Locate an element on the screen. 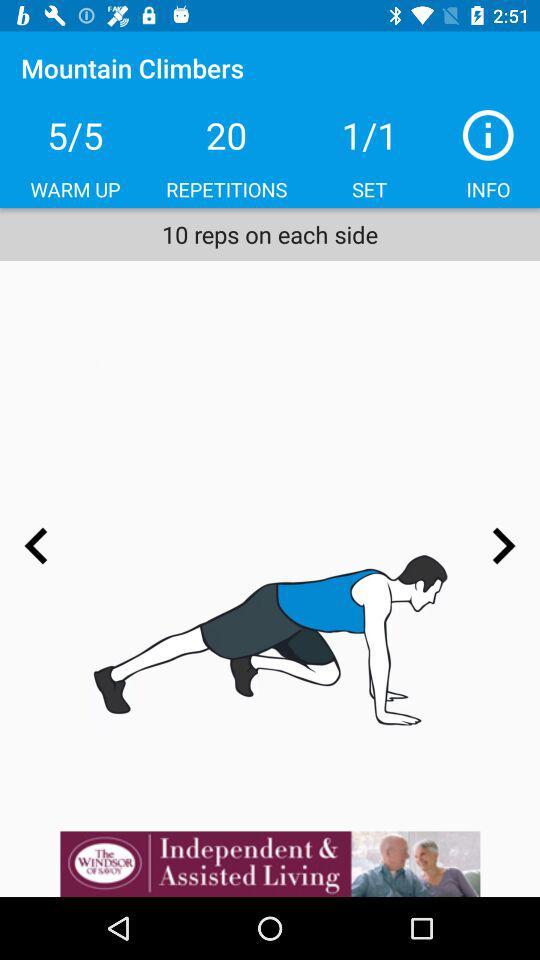  the arrow_forward icon is located at coordinates (502, 546).